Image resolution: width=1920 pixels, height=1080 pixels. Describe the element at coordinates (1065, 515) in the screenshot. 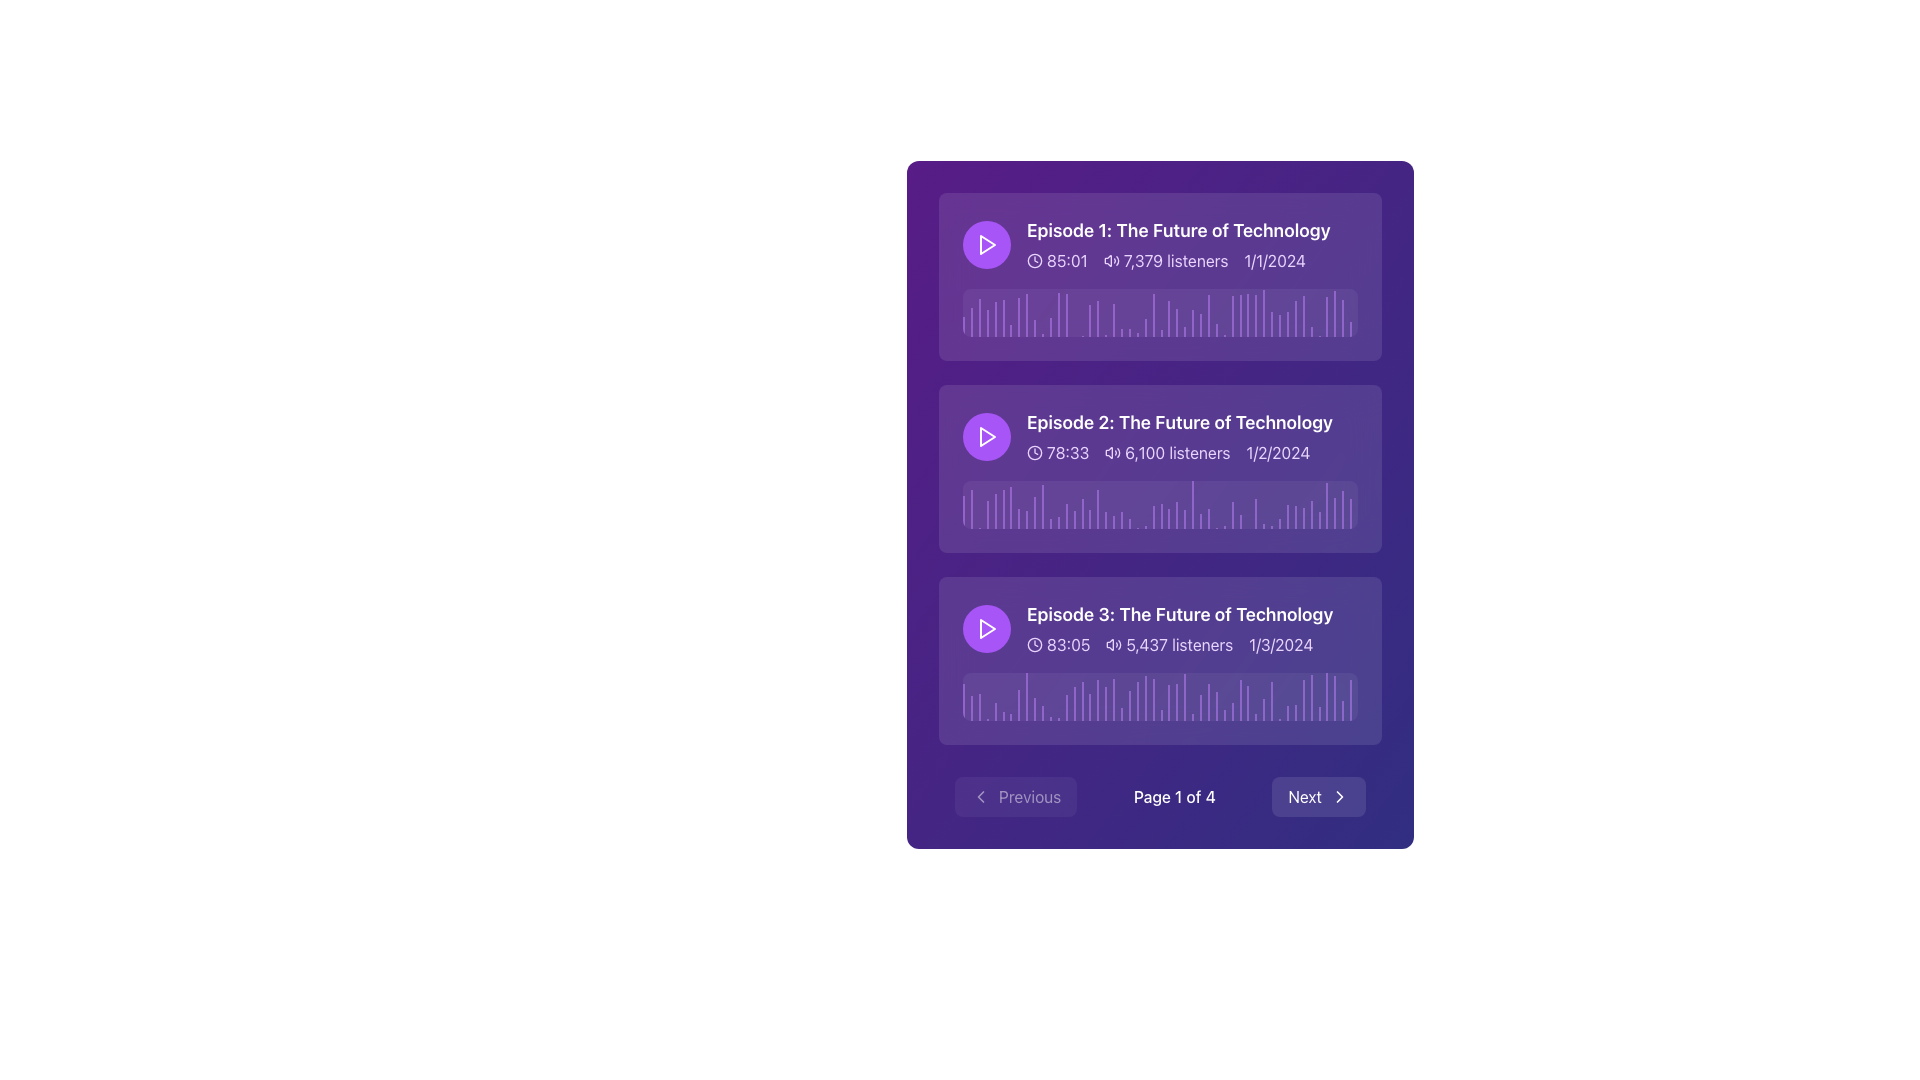

I see `the purple semi-transparent vertical bar positioned at the 14th location among similar bars in the waveform visualization for the second episode` at that location.